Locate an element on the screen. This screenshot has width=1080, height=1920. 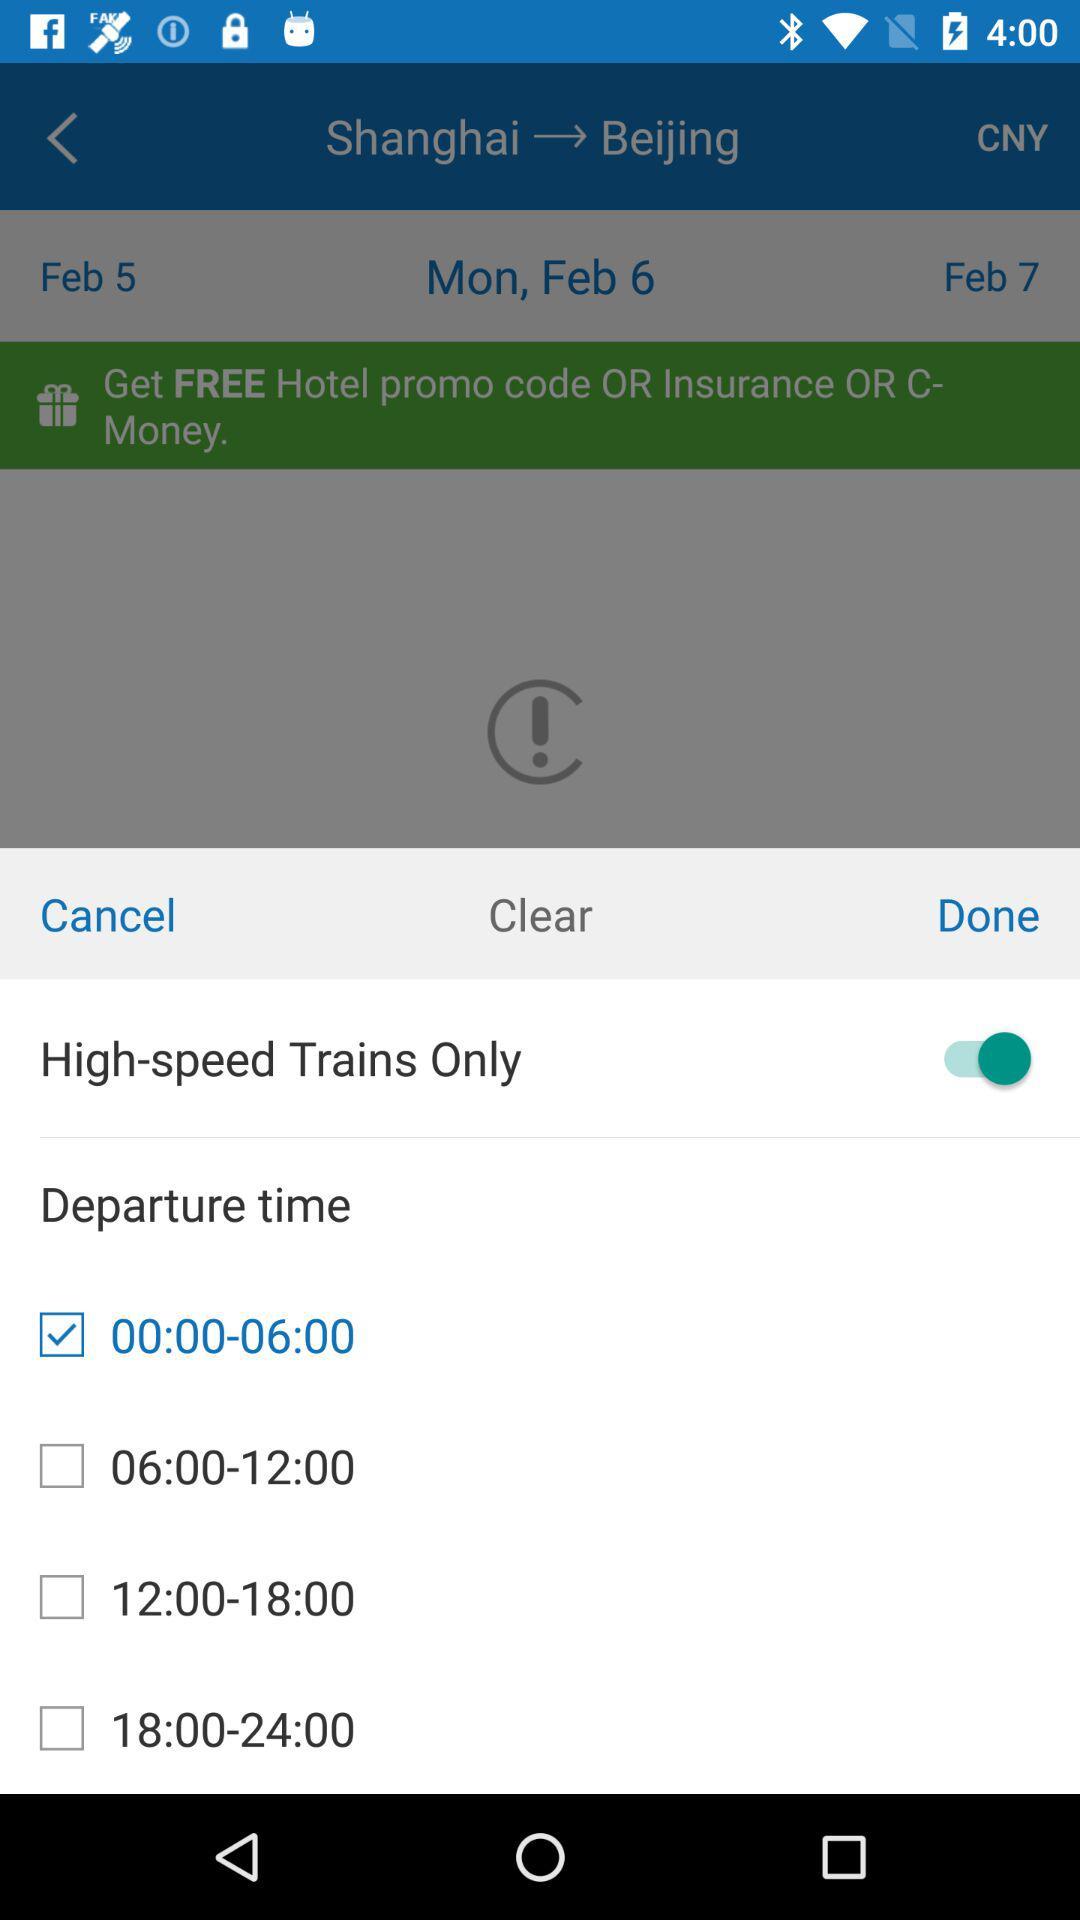
item above the high speed trains is located at coordinates (540, 912).